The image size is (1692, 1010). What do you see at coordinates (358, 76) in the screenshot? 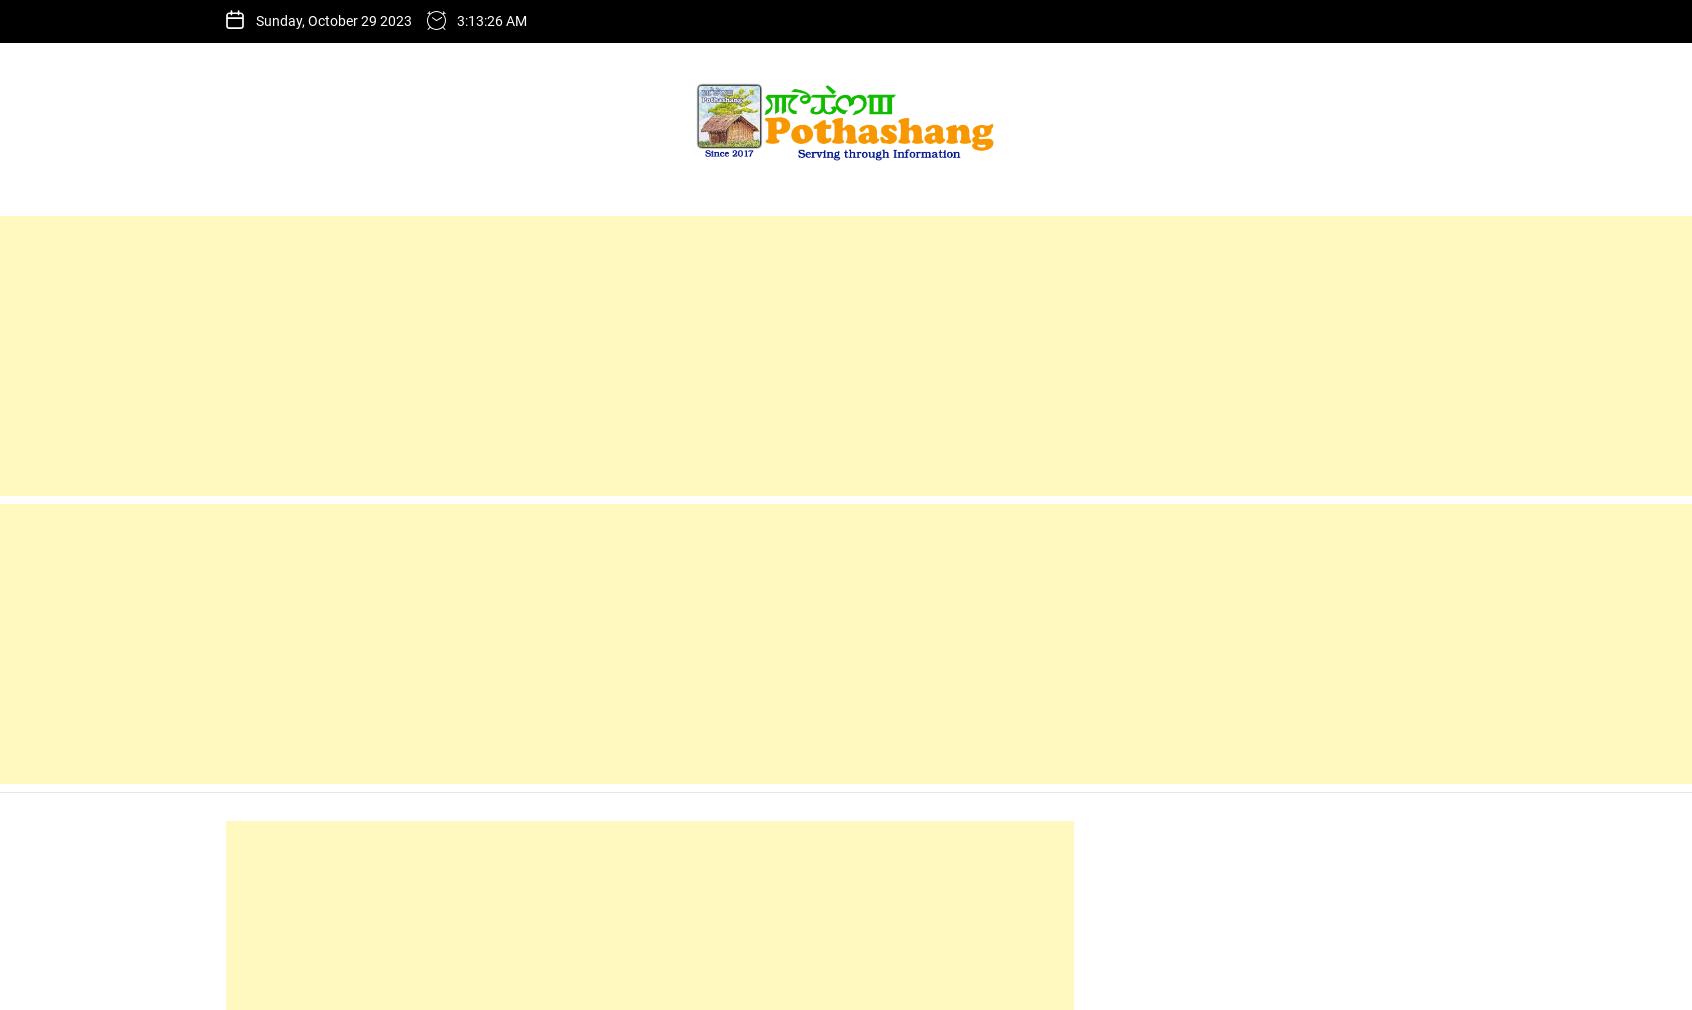
I see `'3rd MCA Plate Tournament'` at bounding box center [358, 76].